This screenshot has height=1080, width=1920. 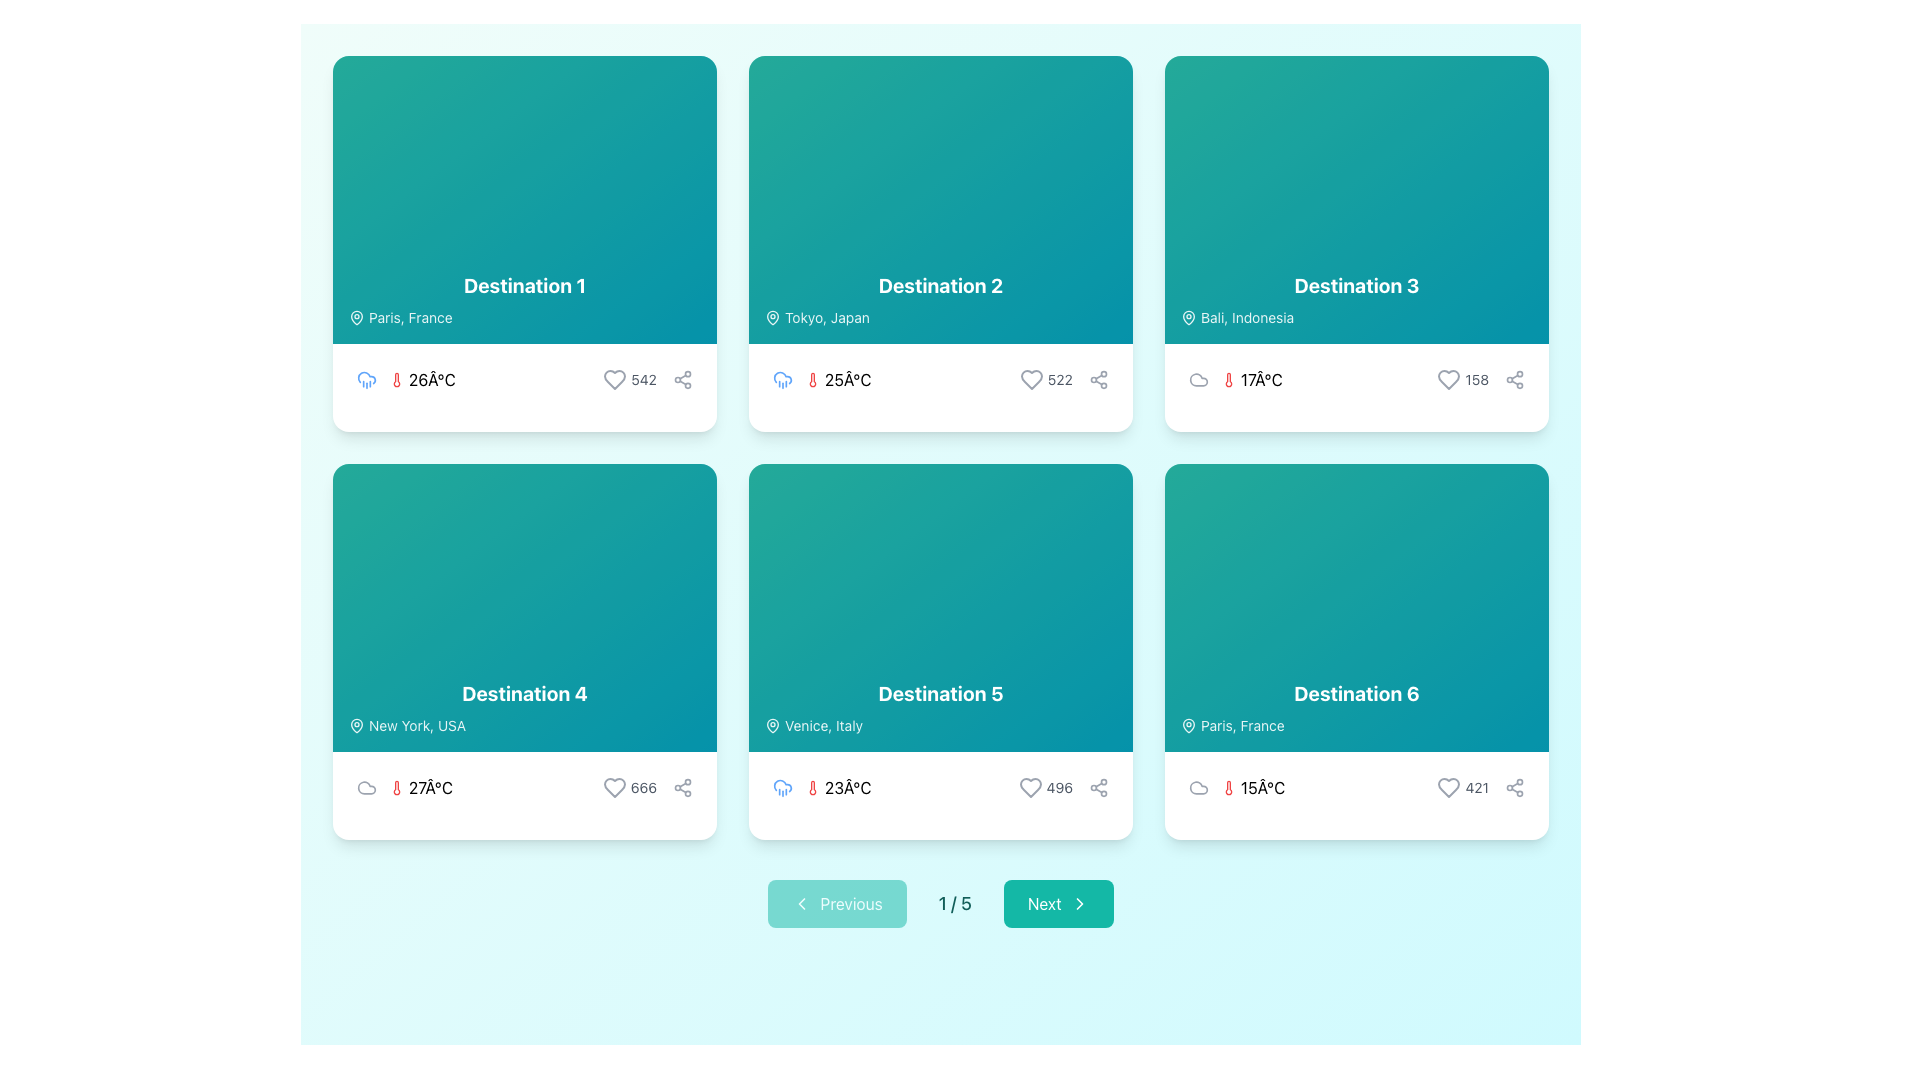 I want to click on the cloudy weather icon located in the fourth card ('Destination 4') to the left of the temperature text ('27°C'), so click(x=366, y=786).